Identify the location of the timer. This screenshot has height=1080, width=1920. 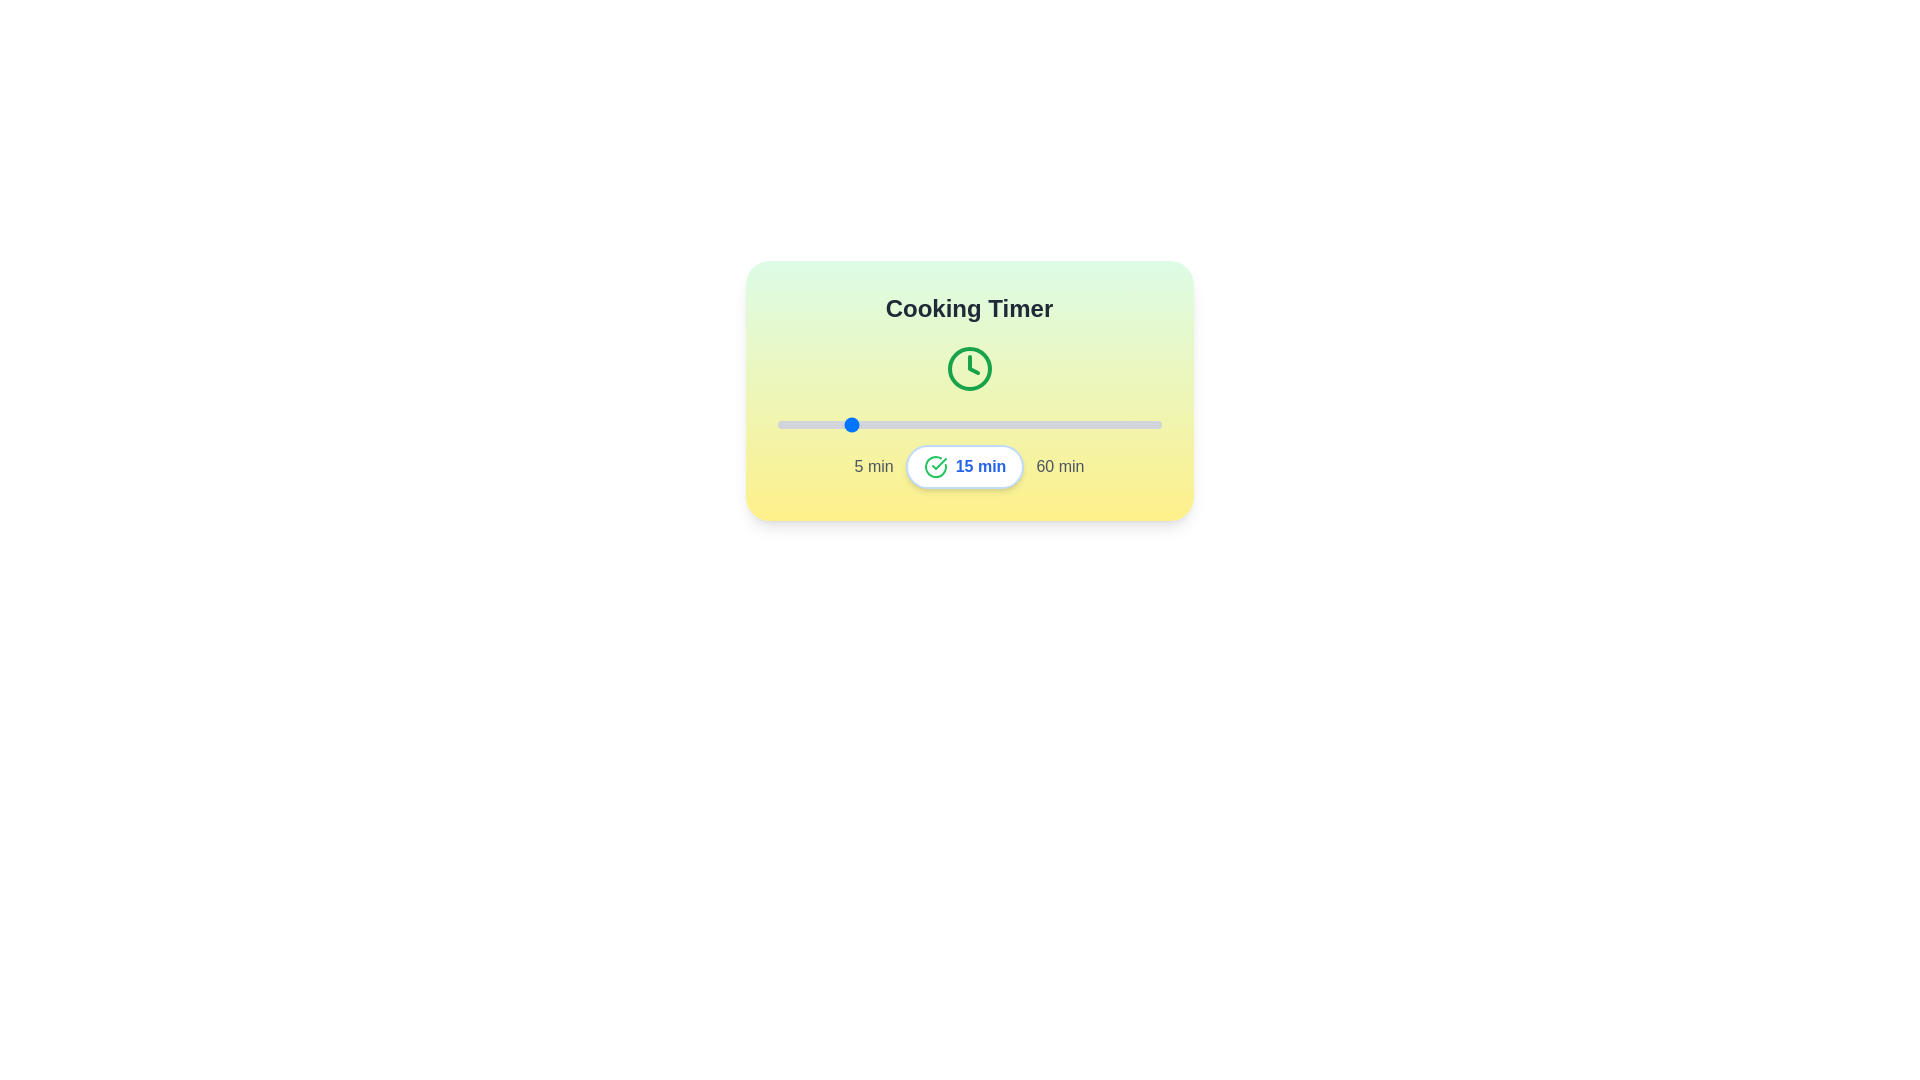
(833, 423).